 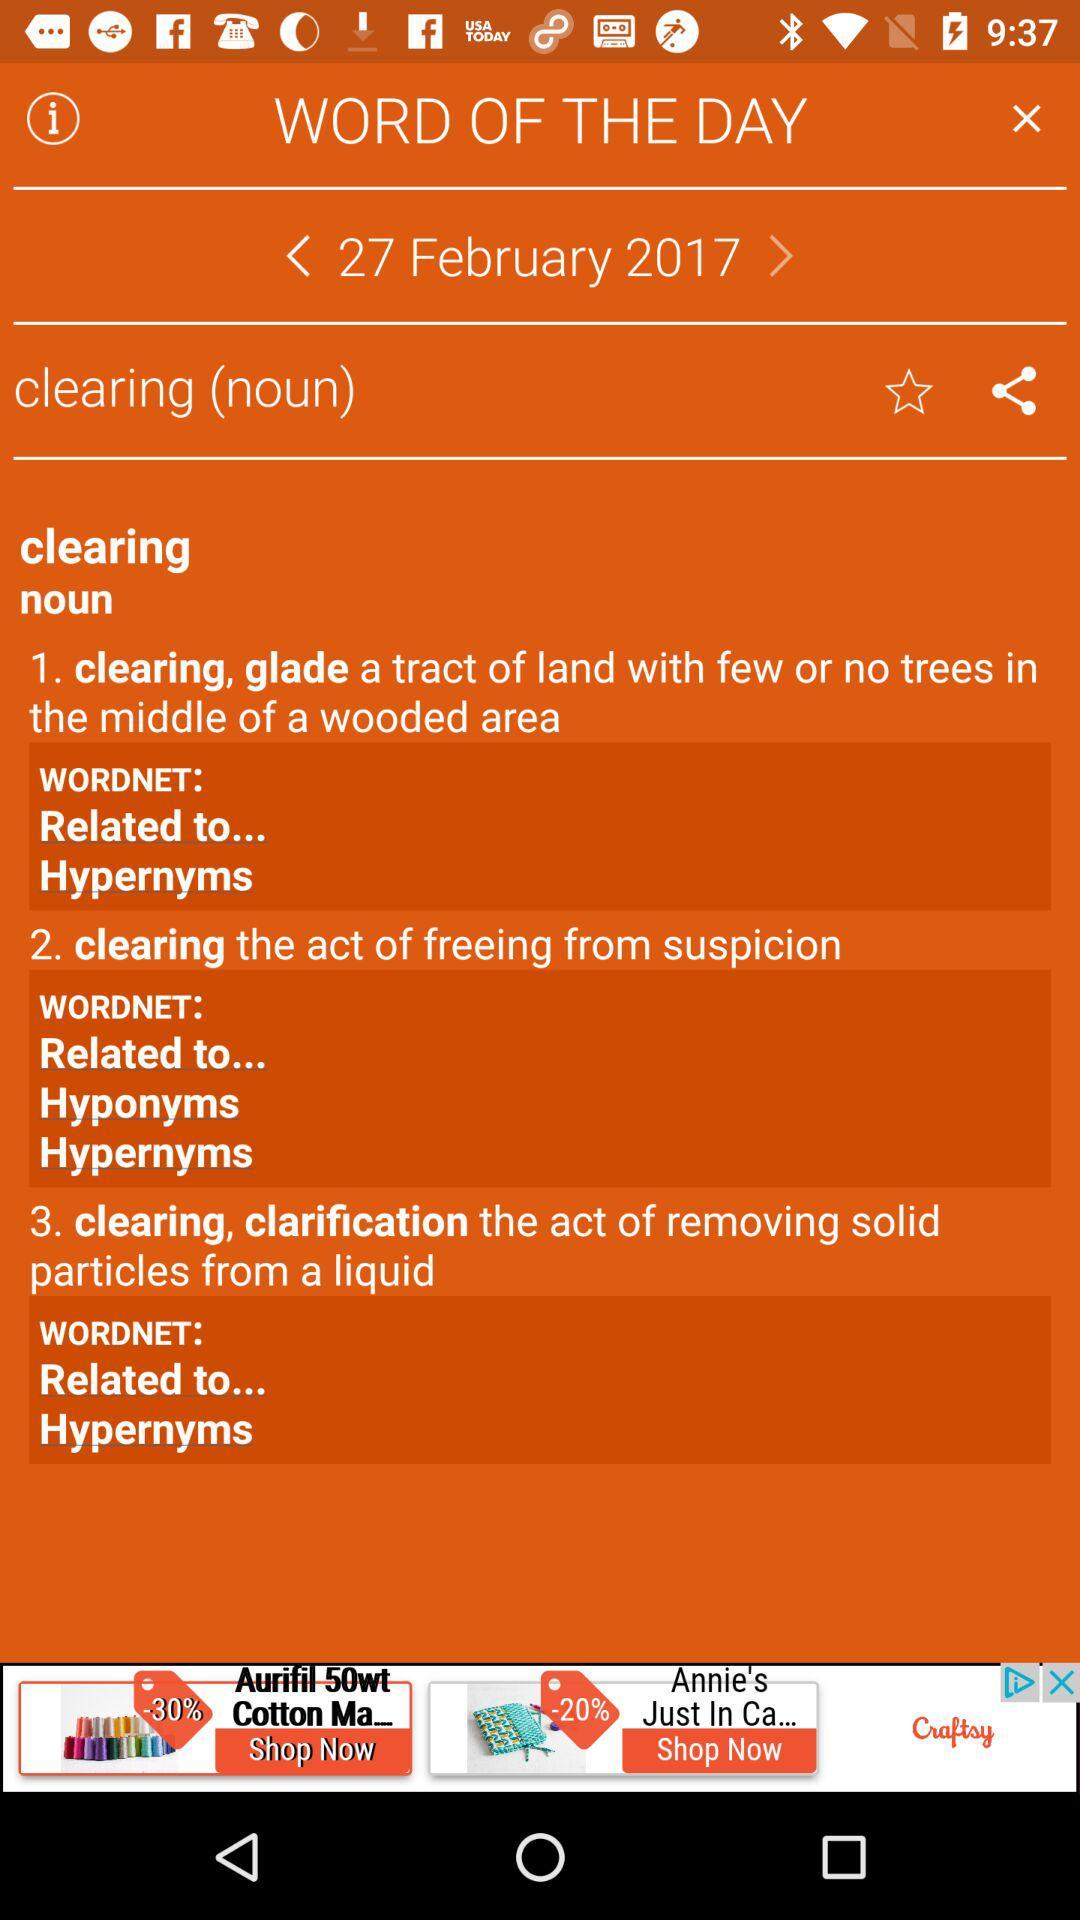 What do you see at coordinates (540, 1727) in the screenshot?
I see `open advertisement` at bounding box center [540, 1727].